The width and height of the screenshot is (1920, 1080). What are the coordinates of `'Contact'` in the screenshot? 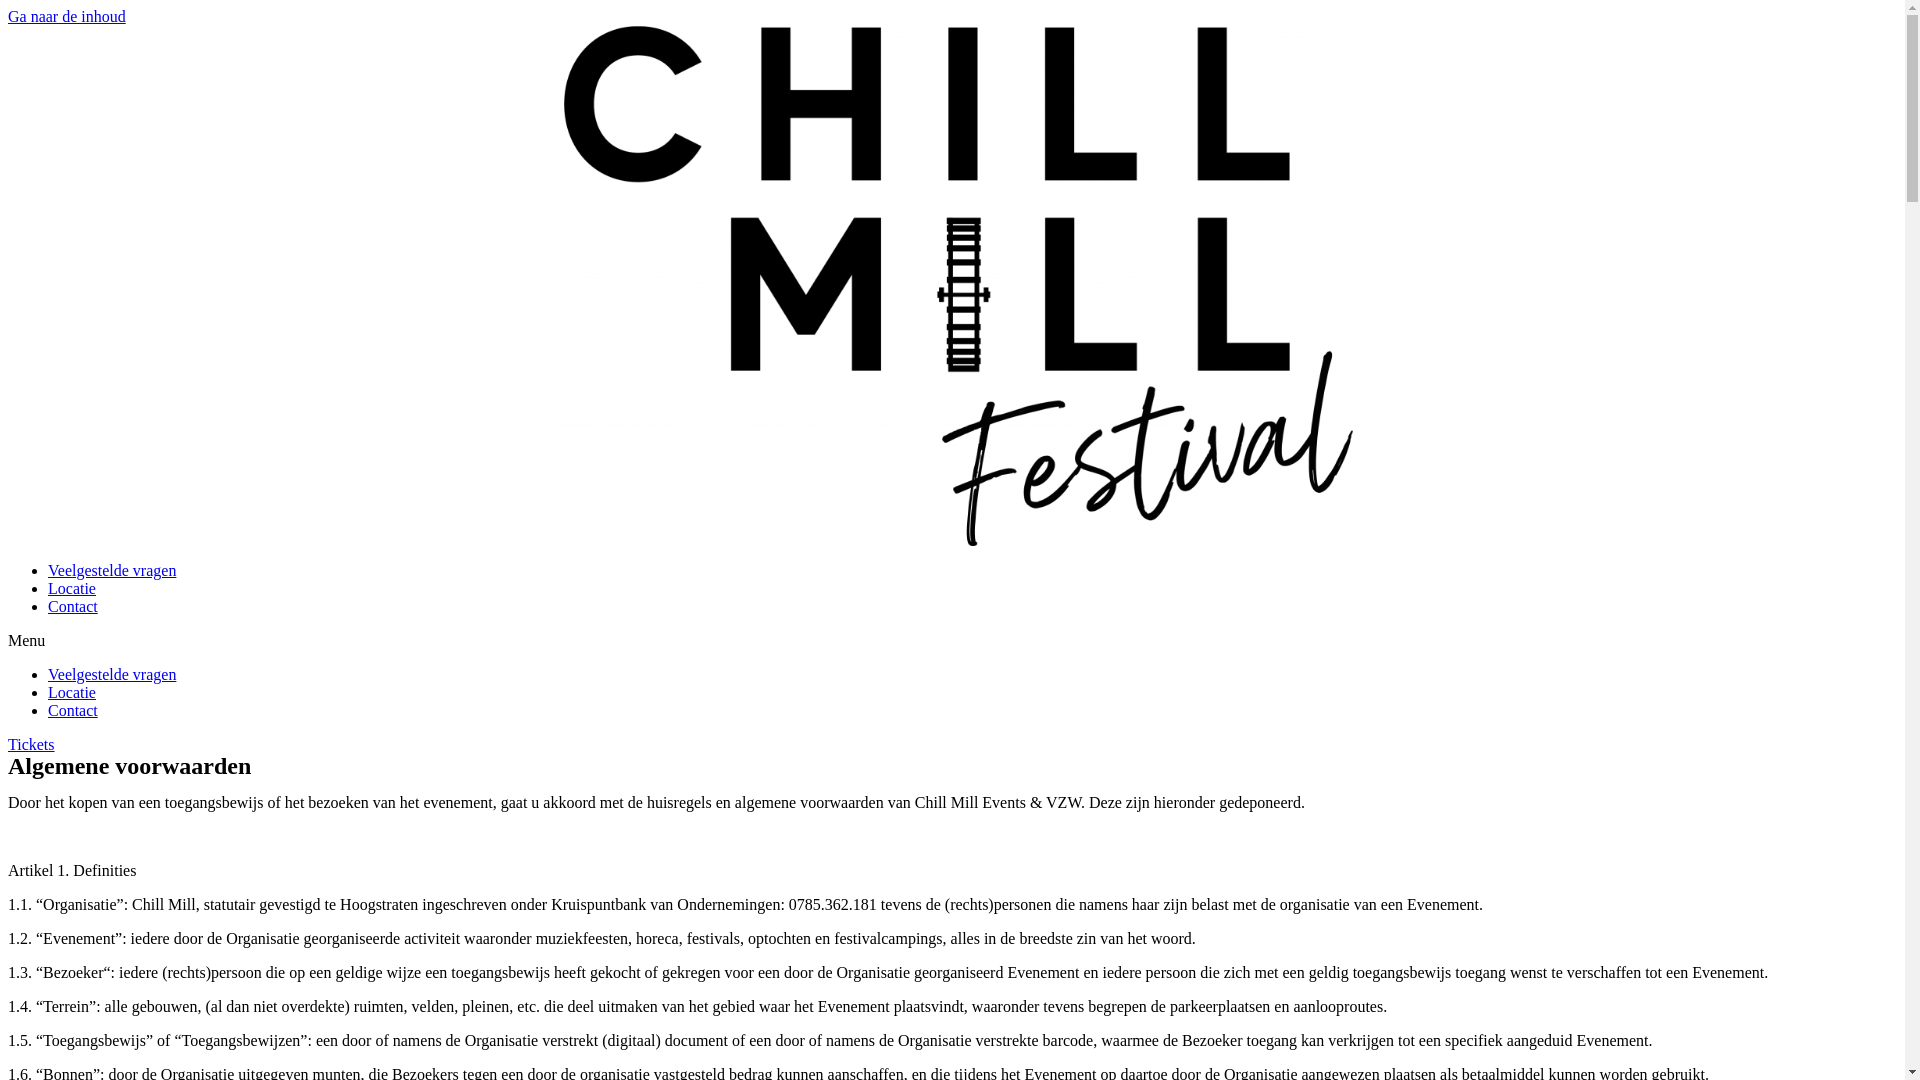 It's located at (72, 605).